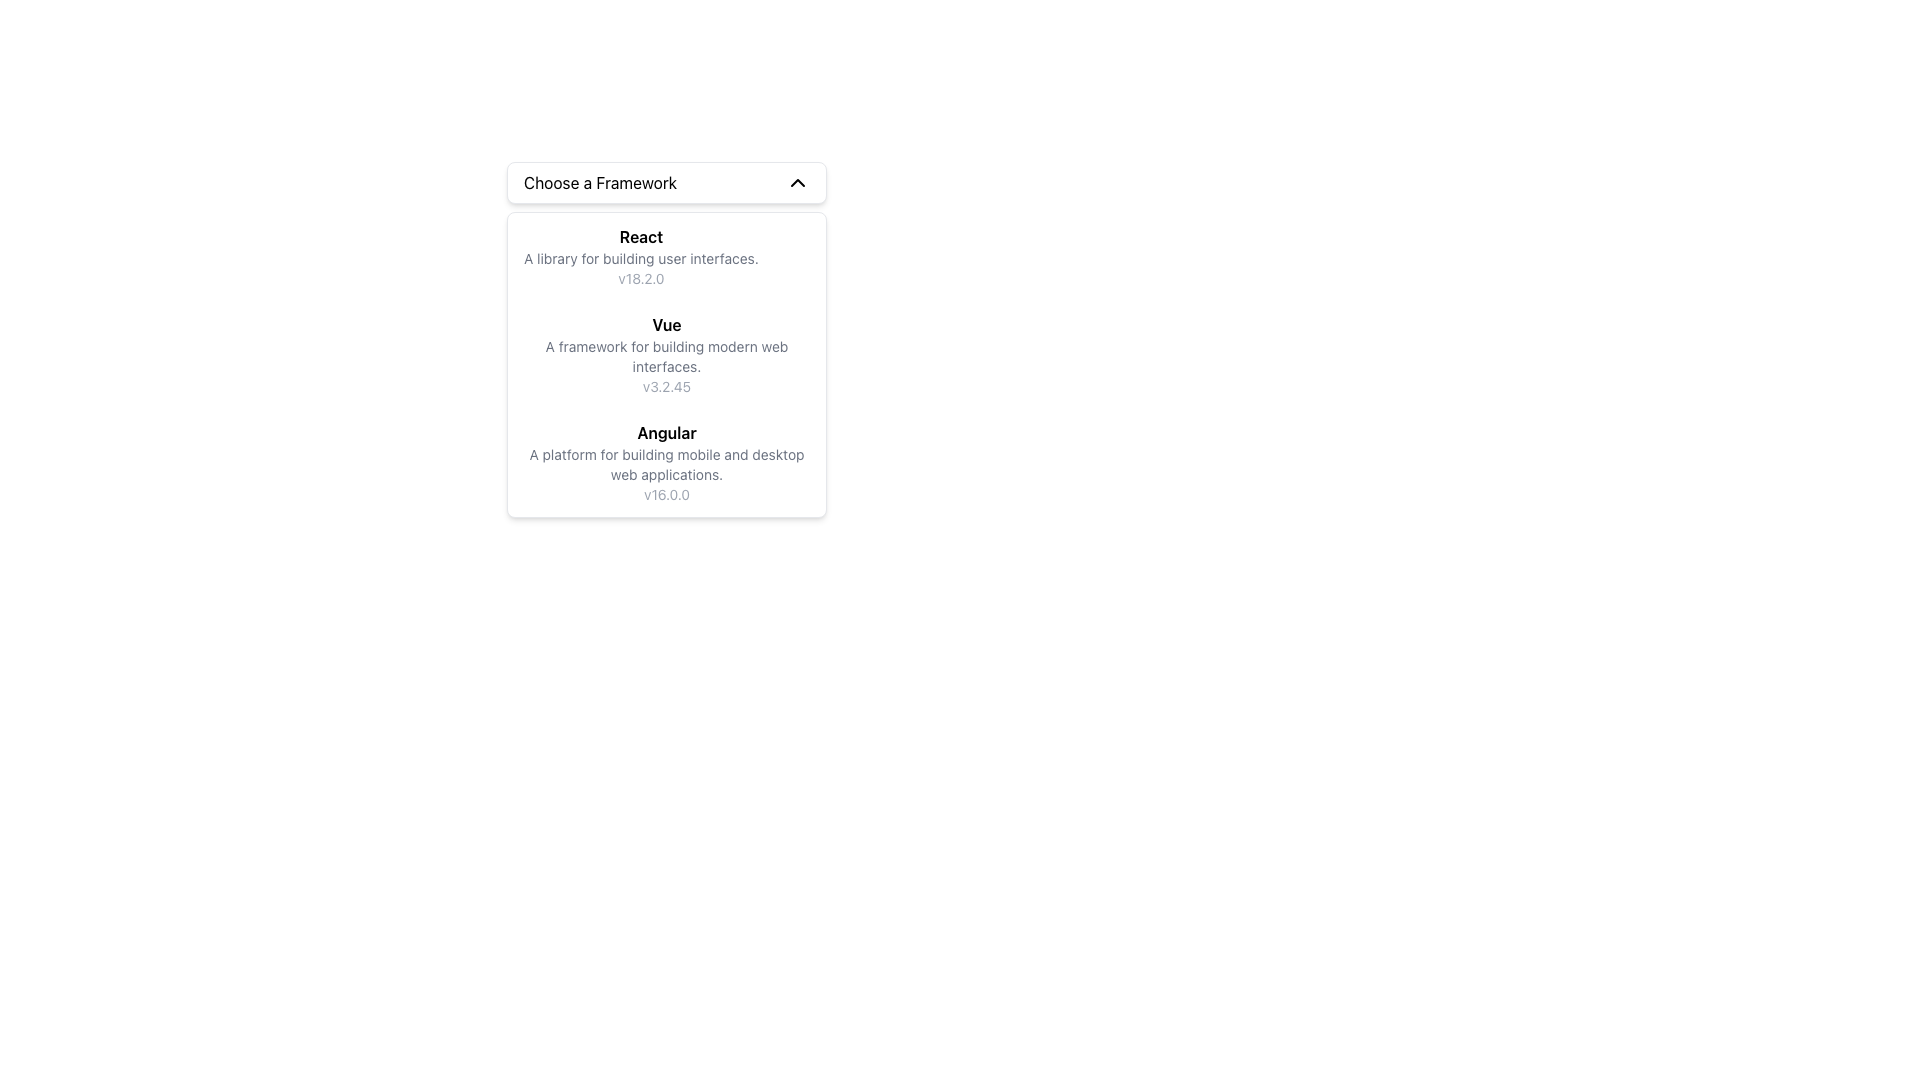 The height and width of the screenshot is (1080, 1920). Describe the element at coordinates (667, 323) in the screenshot. I see `the title text of the Vue framework, which is located in the vertical list of frameworks beneath the heading 'Choose a Framework'` at that location.